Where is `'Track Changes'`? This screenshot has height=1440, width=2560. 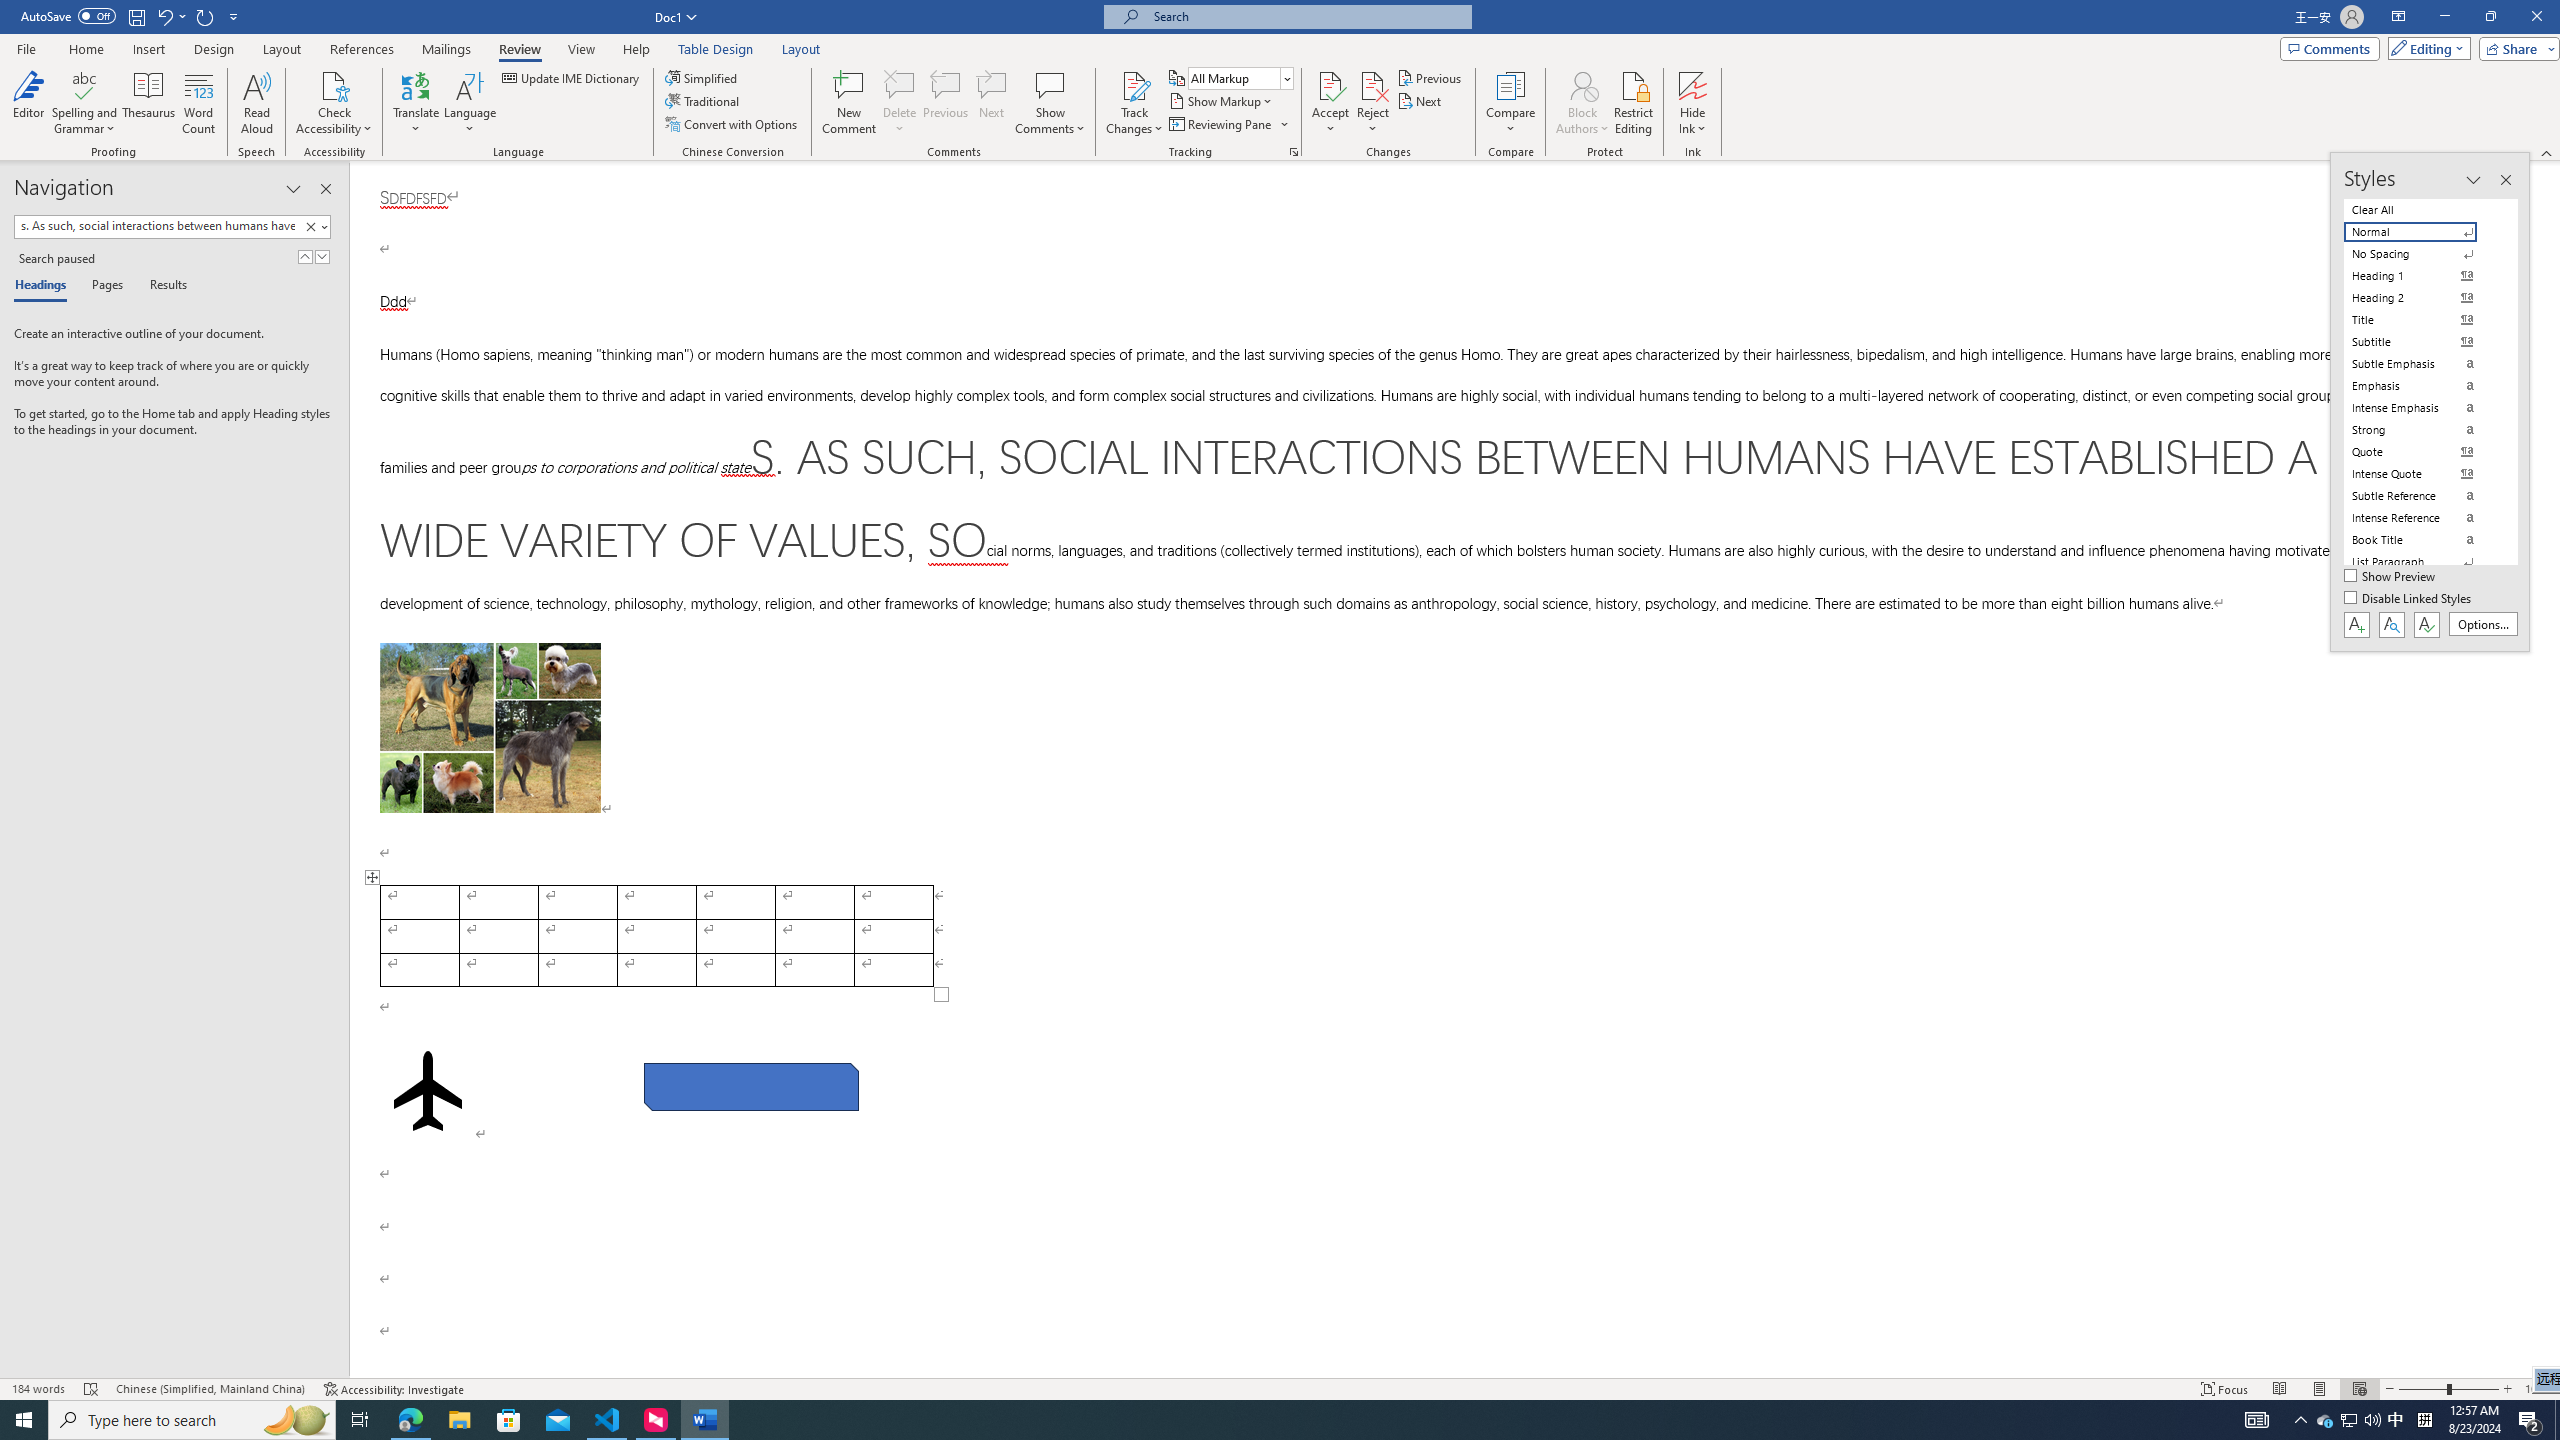 'Track Changes' is located at coordinates (1133, 84).